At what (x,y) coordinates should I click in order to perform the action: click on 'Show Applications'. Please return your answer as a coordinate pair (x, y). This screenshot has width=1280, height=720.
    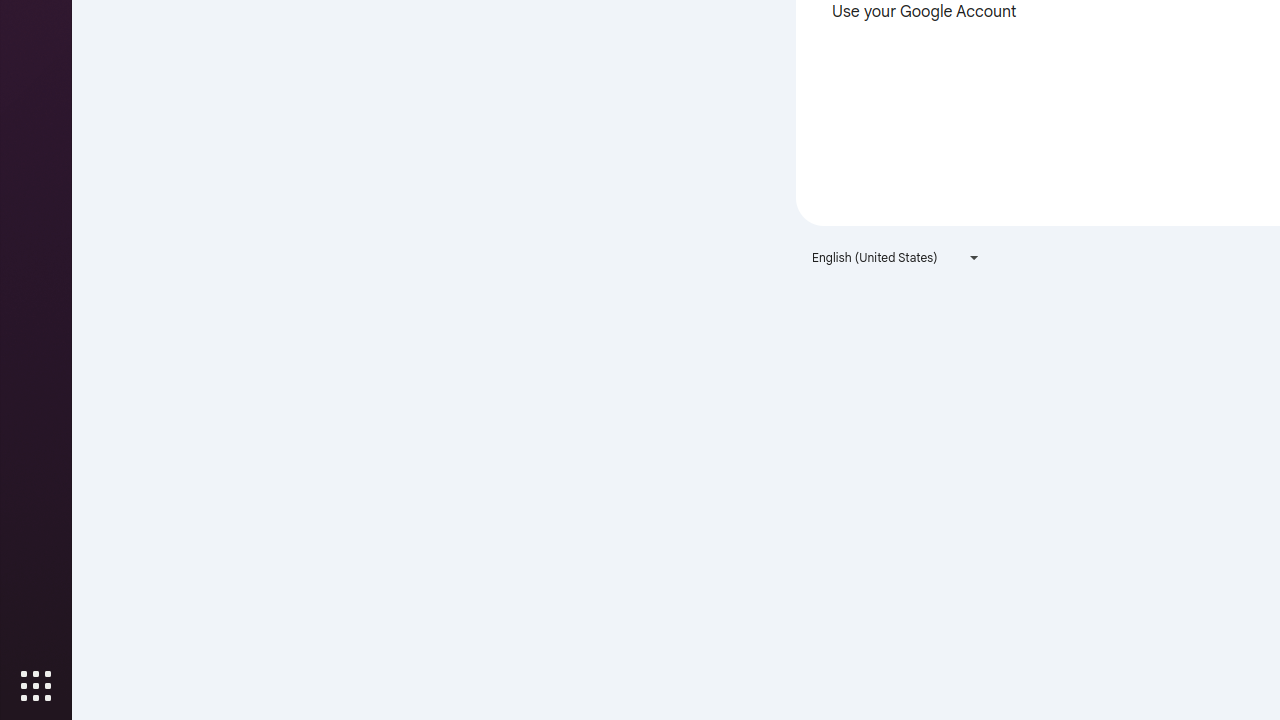
    Looking at the image, I should click on (35, 685).